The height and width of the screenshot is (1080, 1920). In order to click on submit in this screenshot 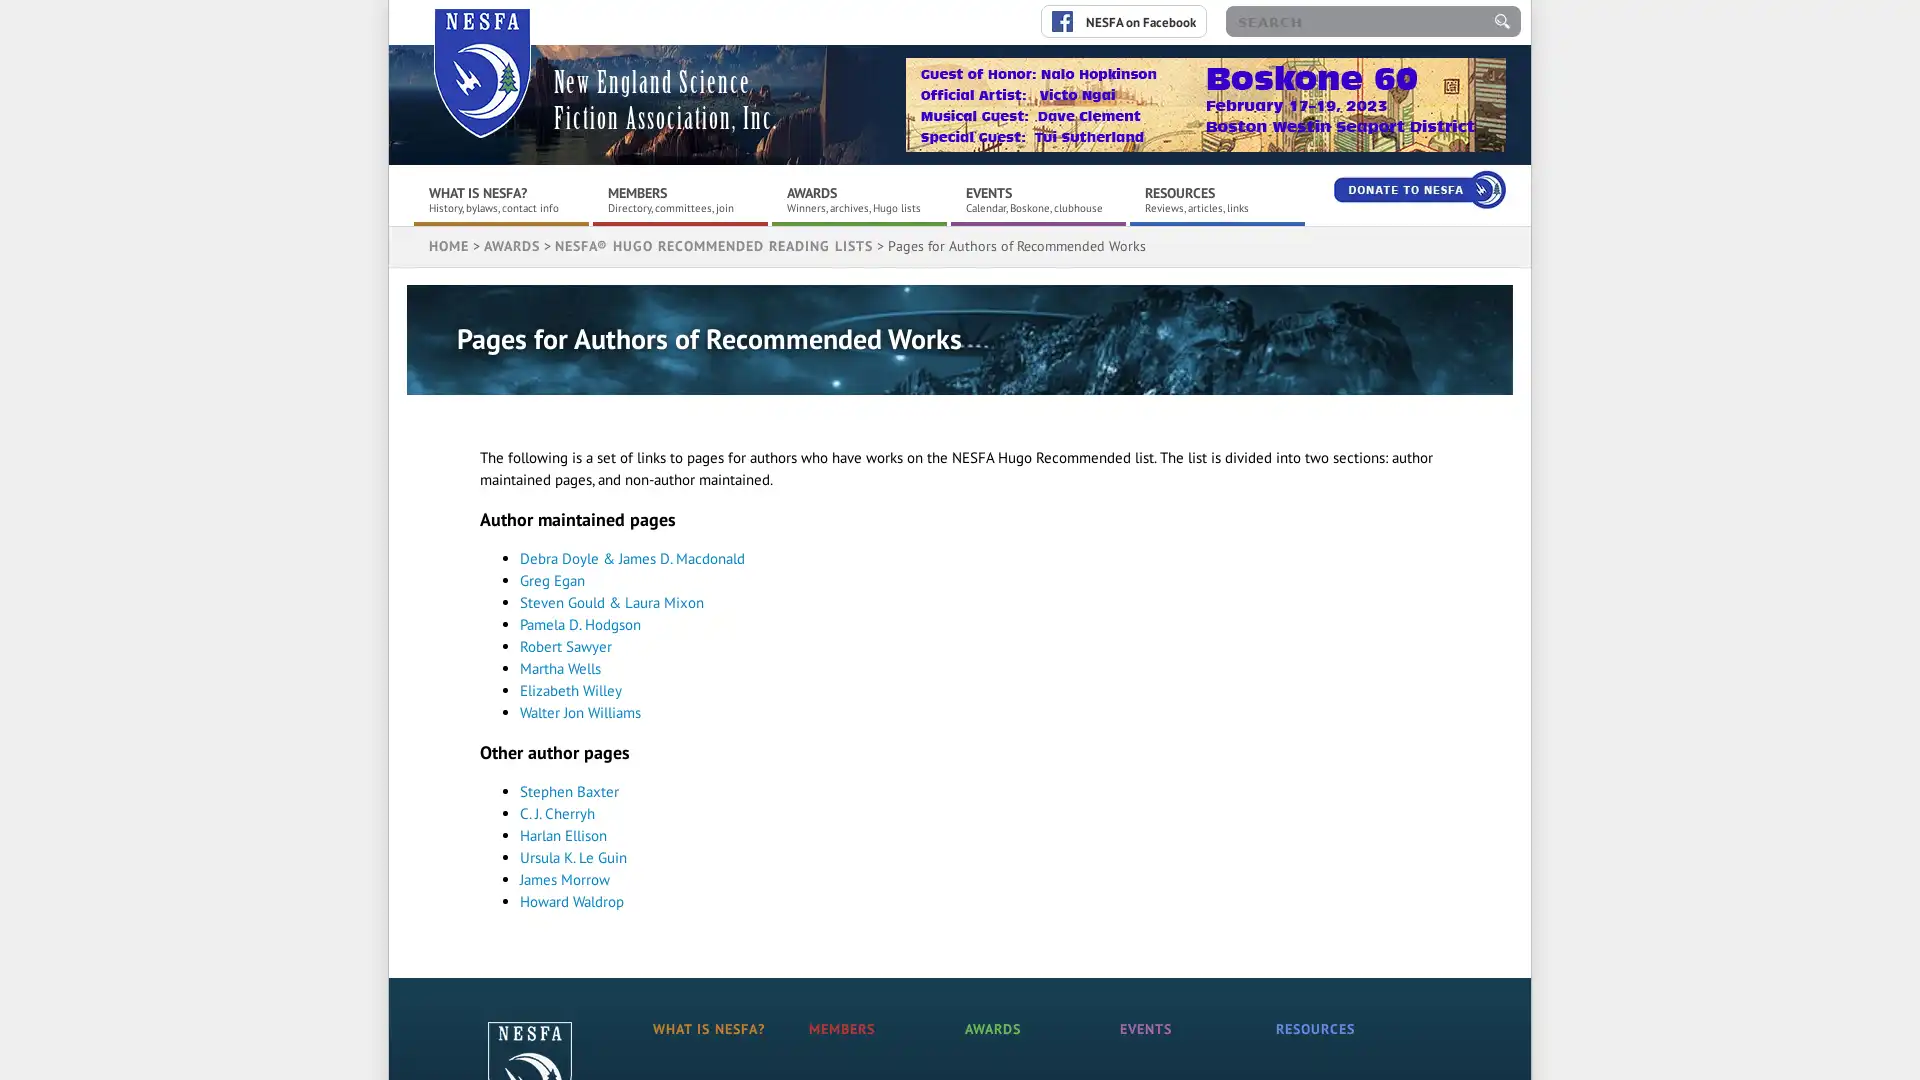, I will do `click(1502, 21)`.